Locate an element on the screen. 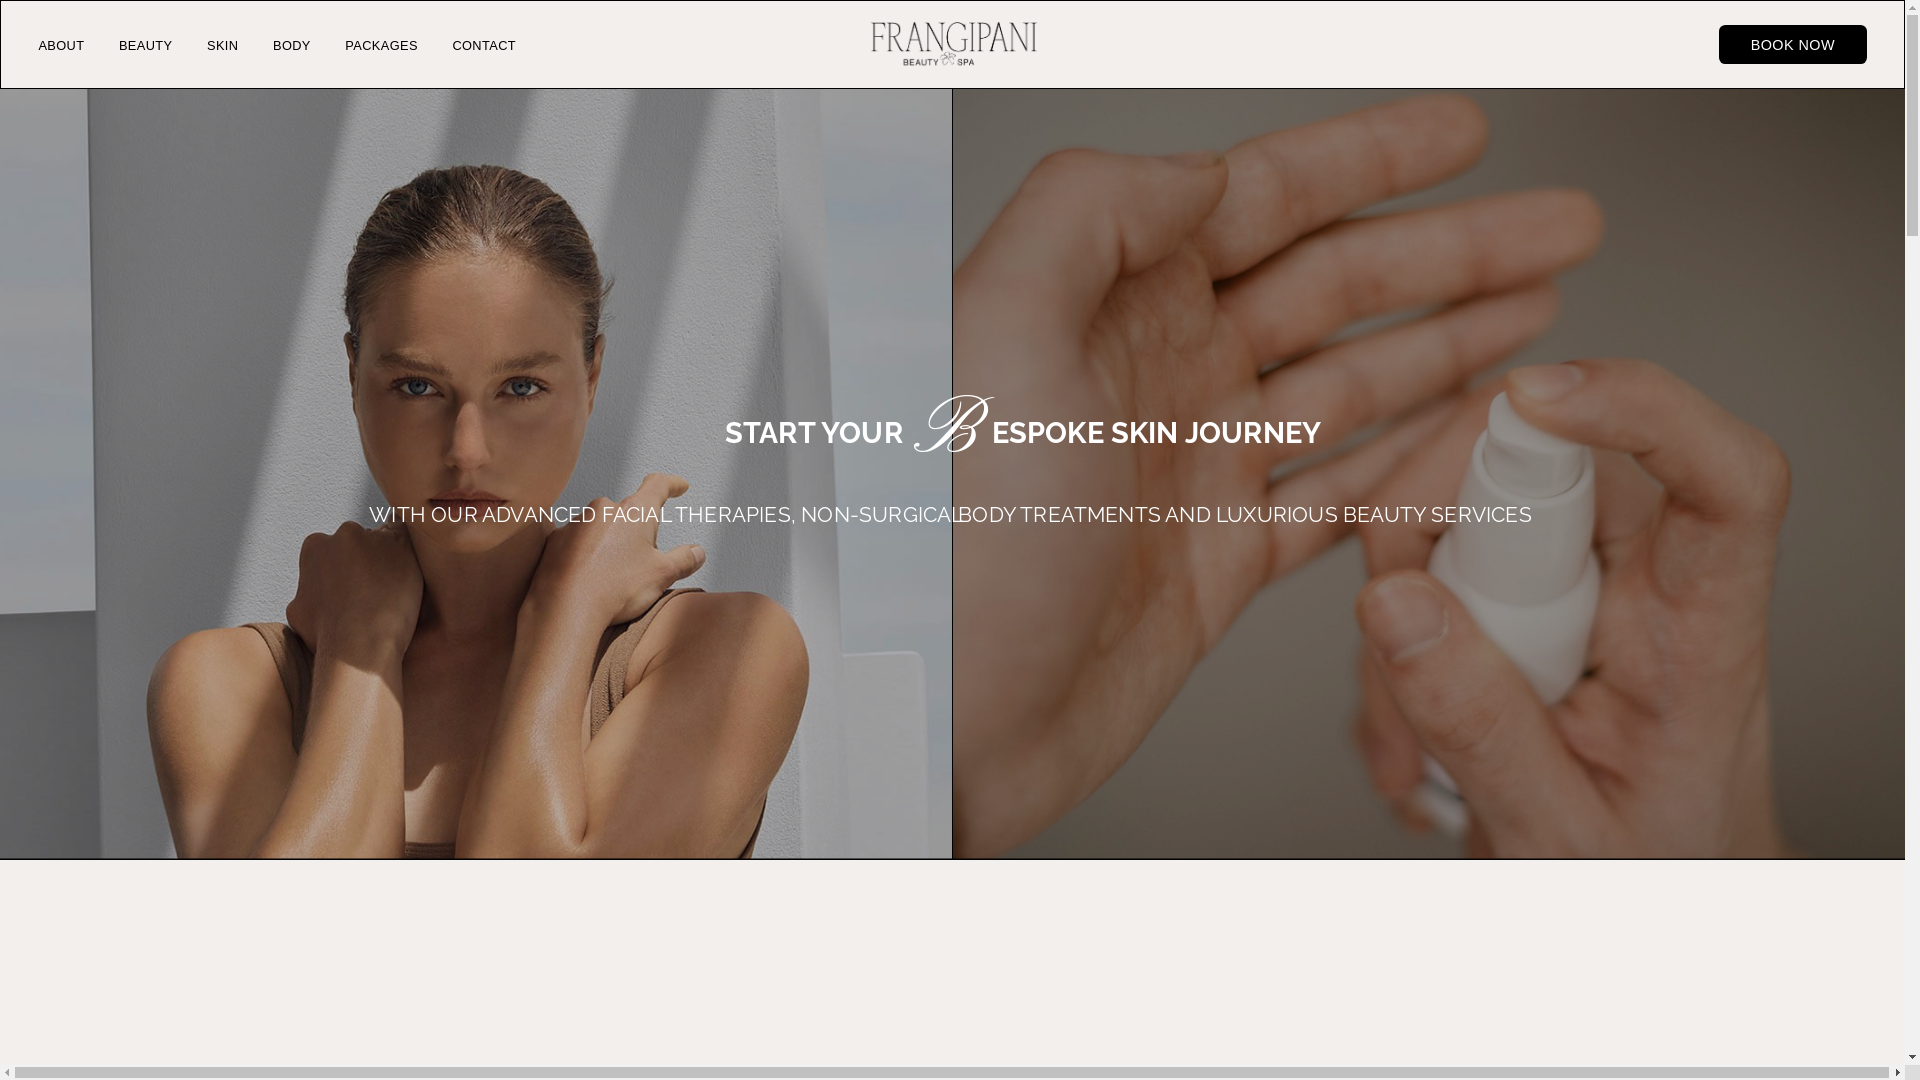 The width and height of the screenshot is (1920, 1080). 'SKIN' is located at coordinates (222, 45).